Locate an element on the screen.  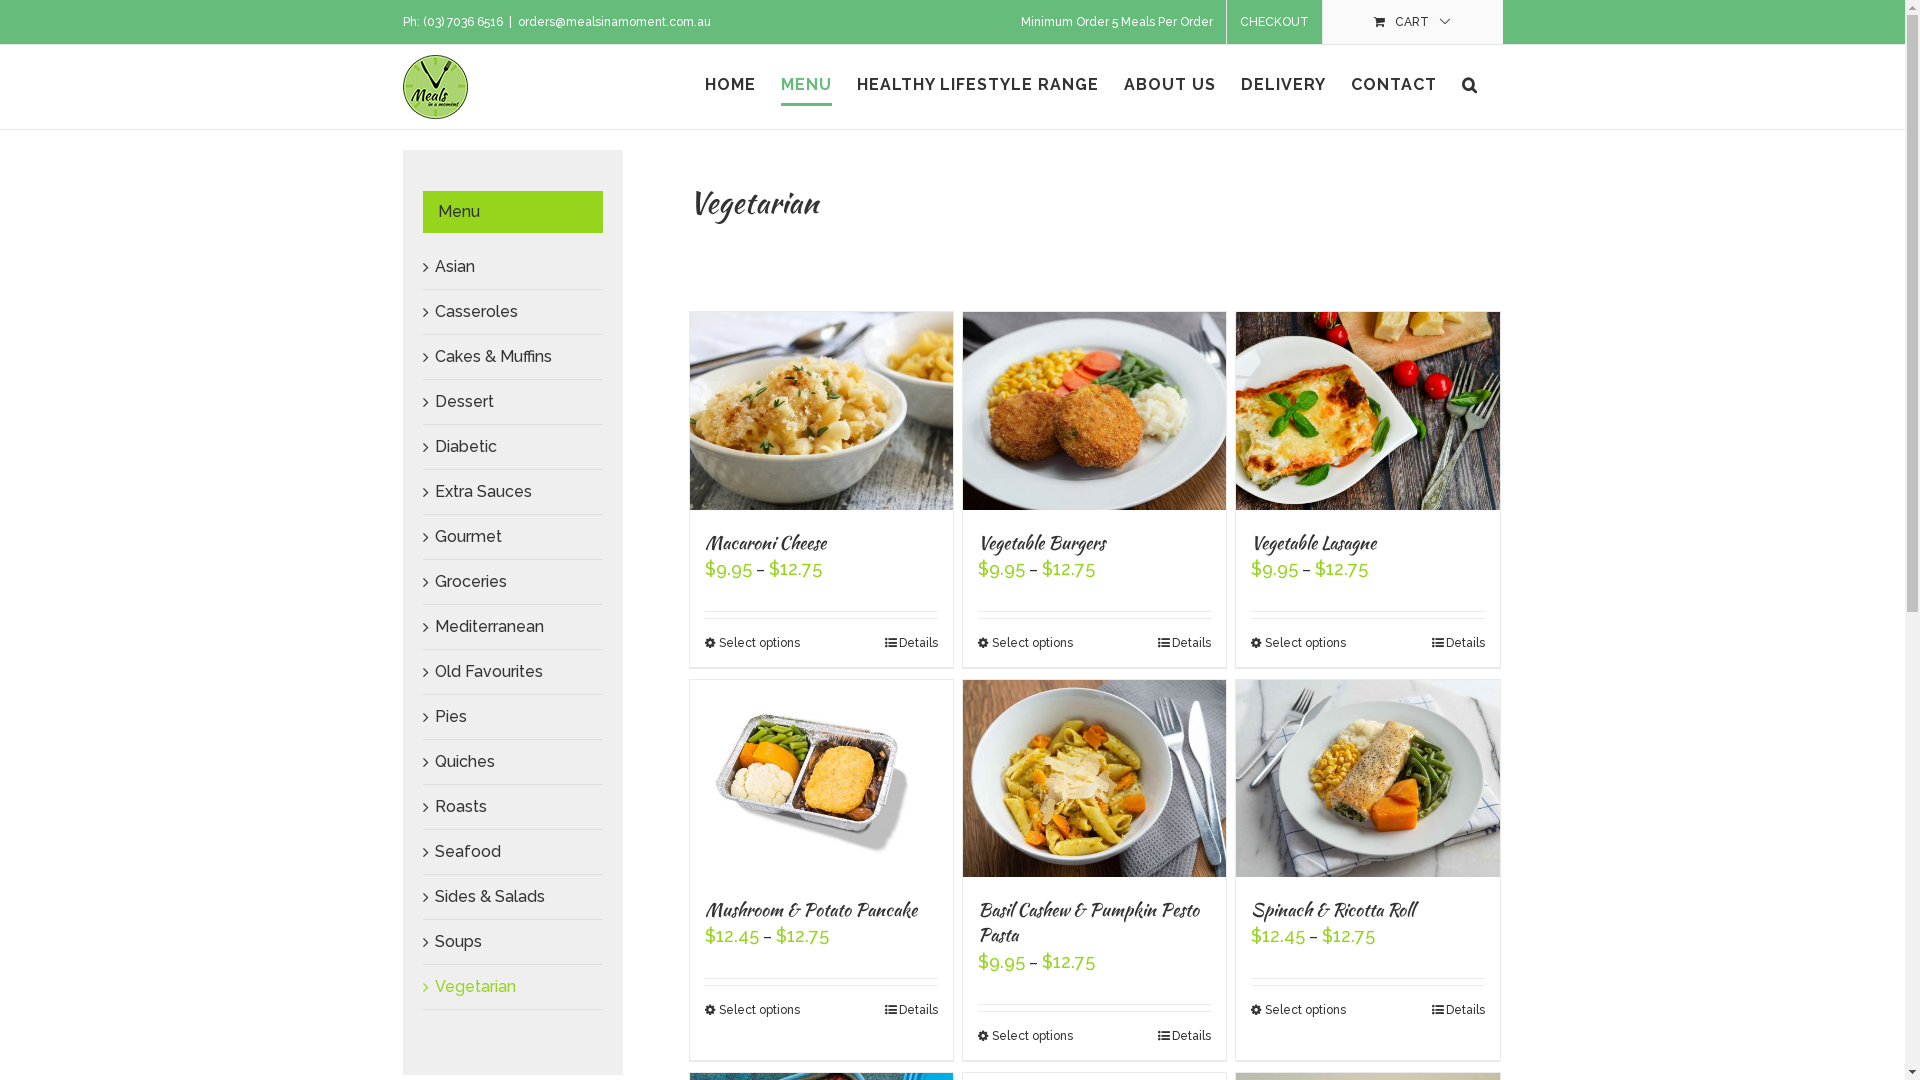
'Soups' is located at coordinates (432, 941).